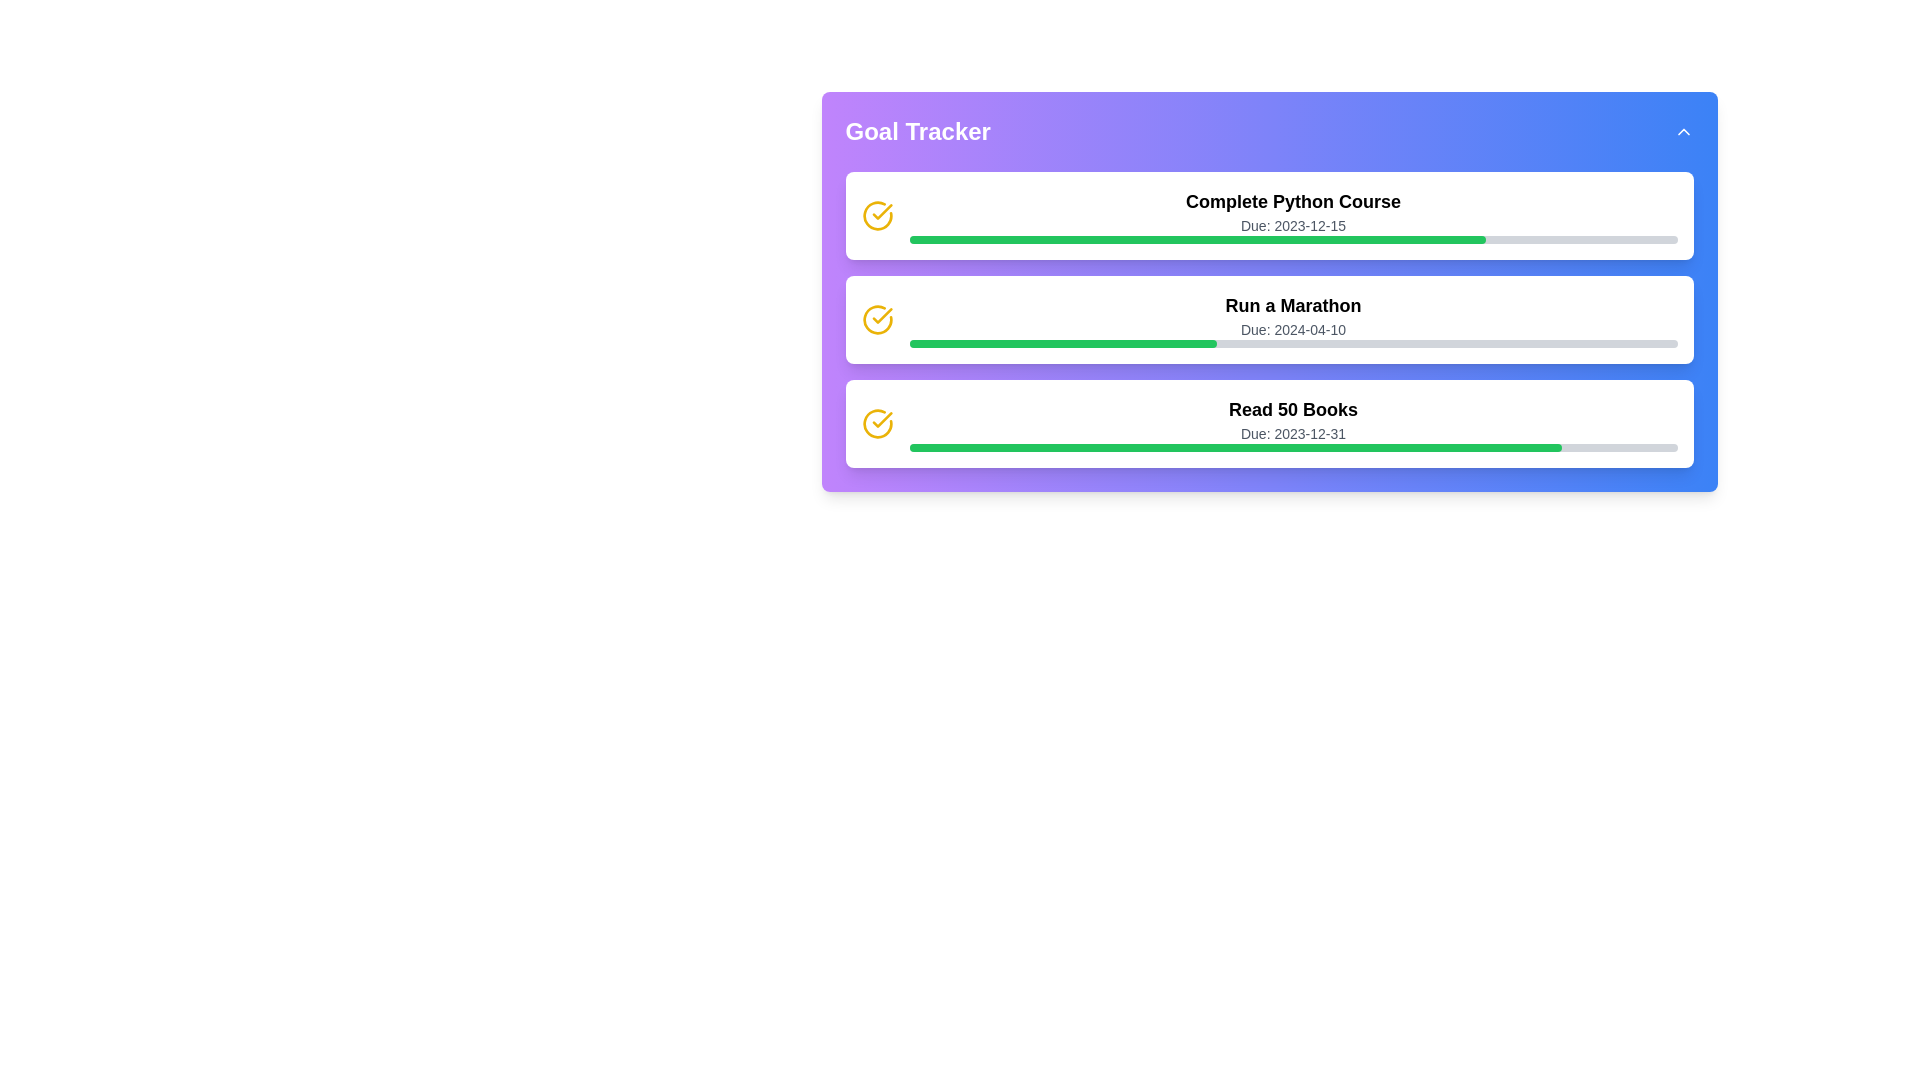  What do you see at coordinates (1268, 319) in the screenshot?
I see `the List of goals in the 'Goal Tracker' section` at bounding box center [1268, 319].